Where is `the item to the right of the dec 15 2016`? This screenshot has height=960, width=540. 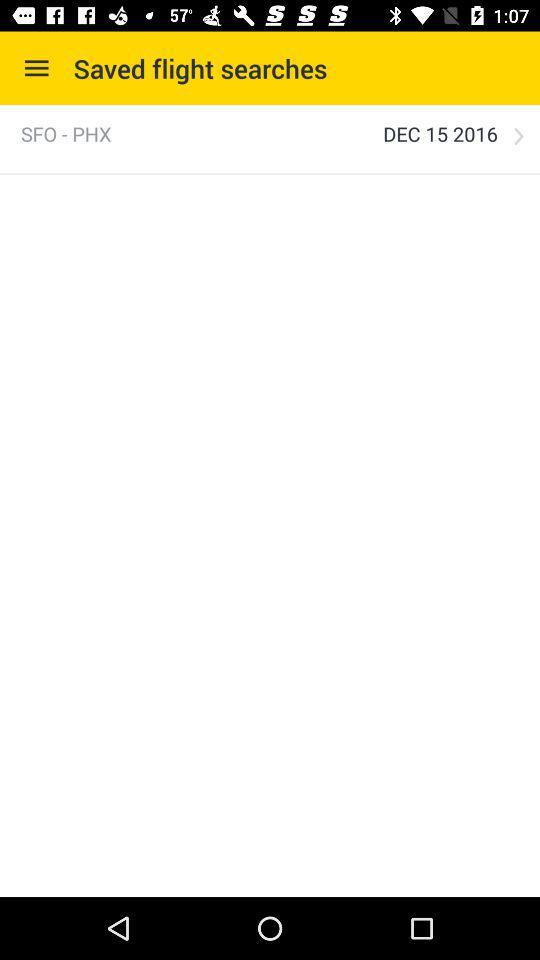 the item to the right of the dec 15 2016 is located at coordinates (518, 135).